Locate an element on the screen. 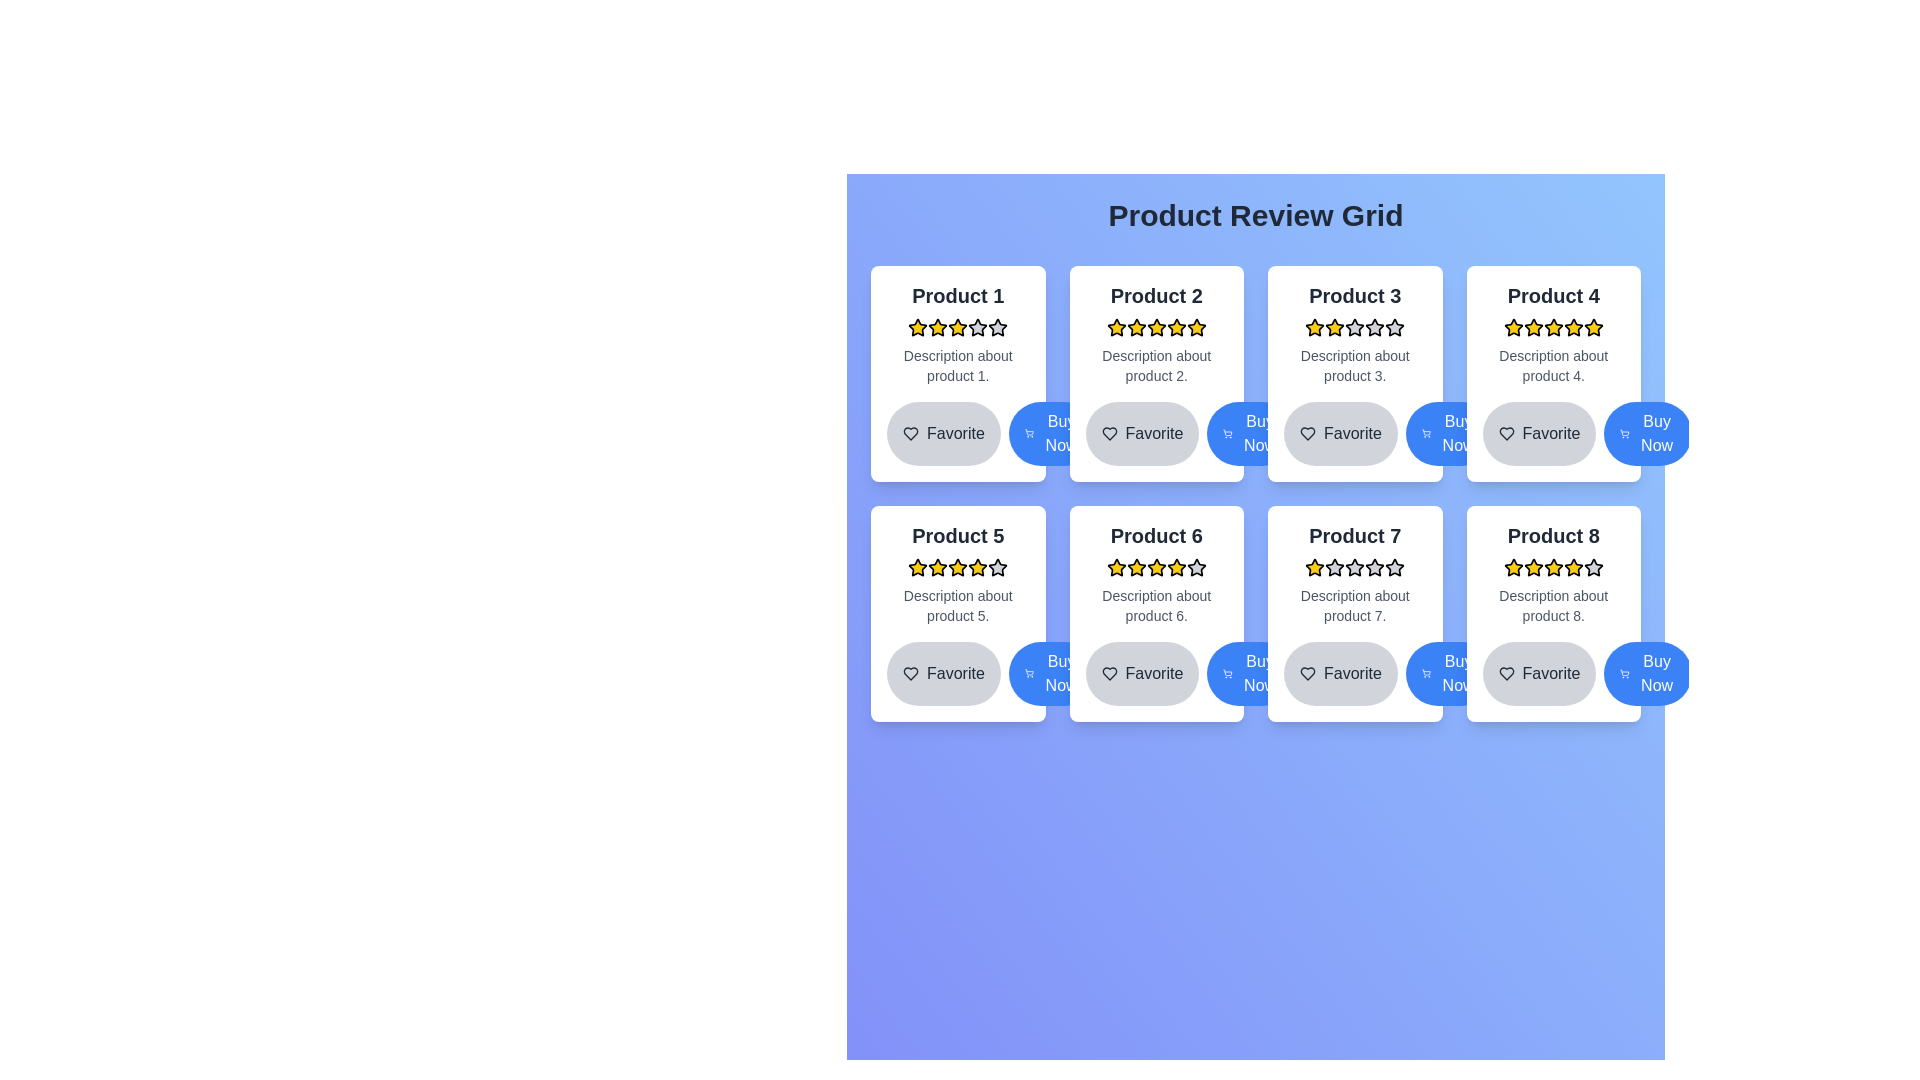 Image resolution: width=1920 pixels, height=1080 pixels. the third star from the left in the star rating visual indicator for 'Product 7', located in the rating widget under the product card is located at coordinates (1355, 567).